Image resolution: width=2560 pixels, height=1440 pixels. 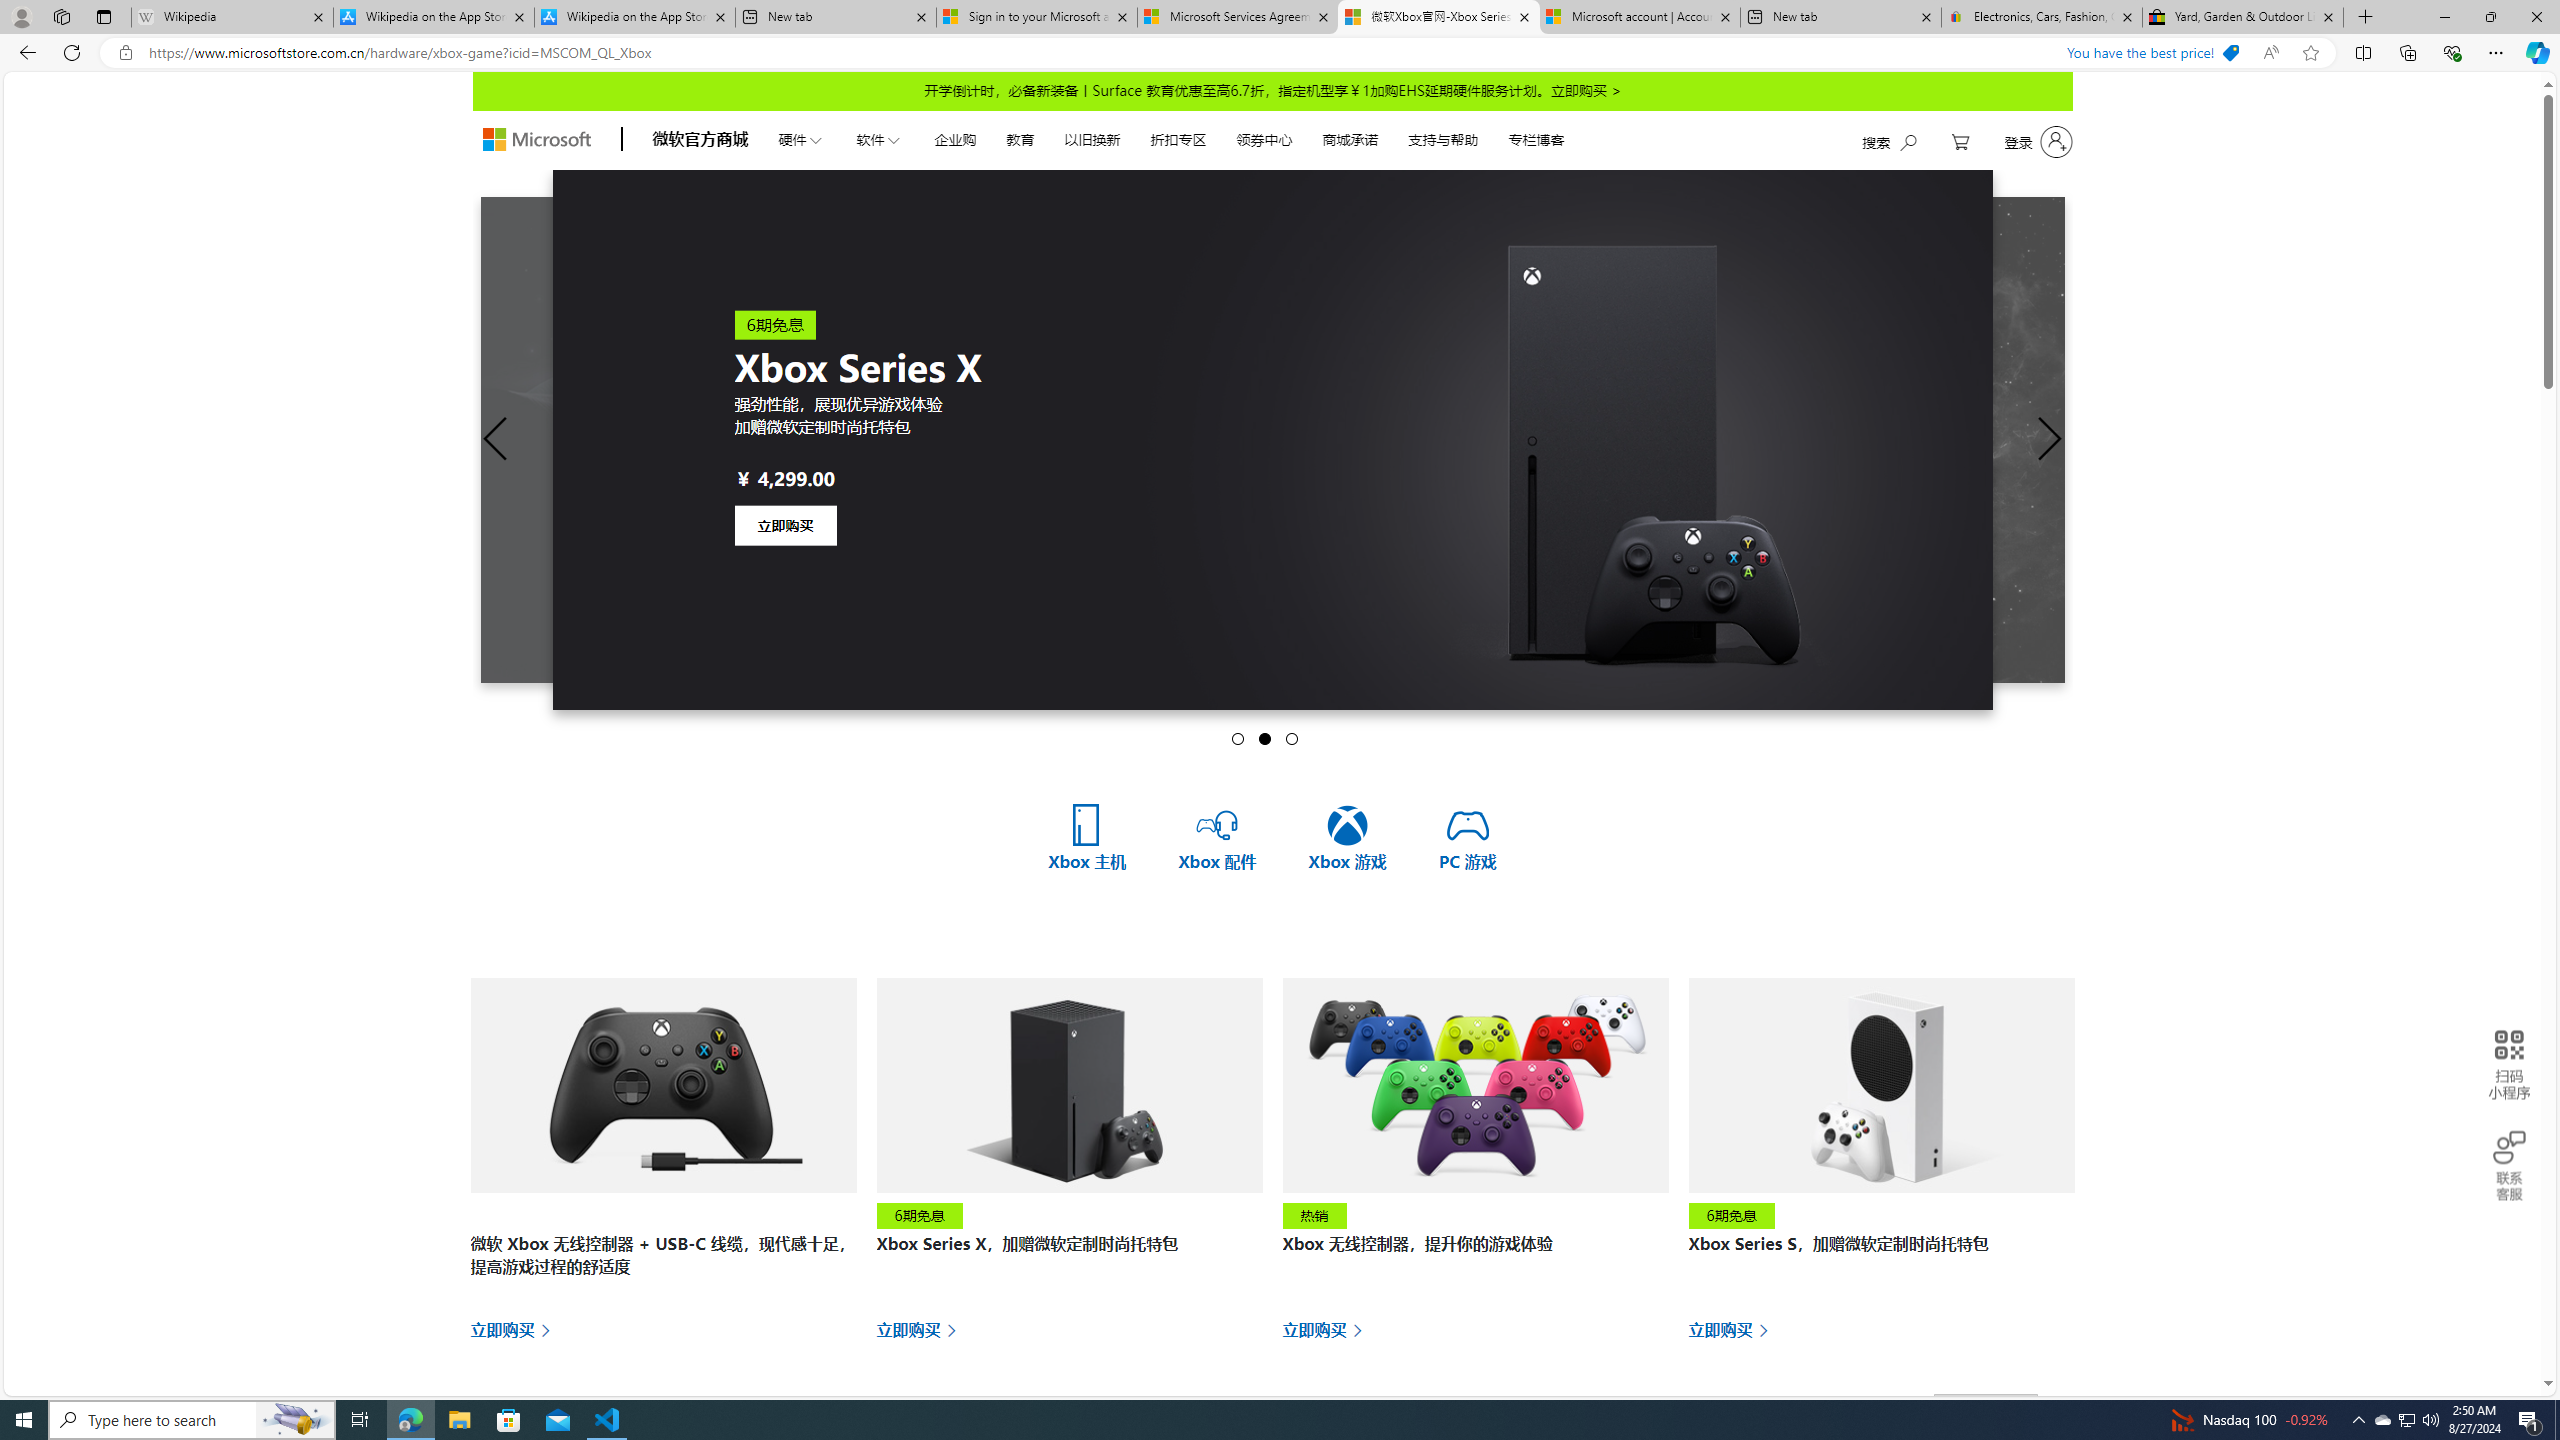 What do you see at coordinates (232, 16) in the screenshot?
I see `'Wikipedia - Sleeping'` at bounding box center [232, 16].